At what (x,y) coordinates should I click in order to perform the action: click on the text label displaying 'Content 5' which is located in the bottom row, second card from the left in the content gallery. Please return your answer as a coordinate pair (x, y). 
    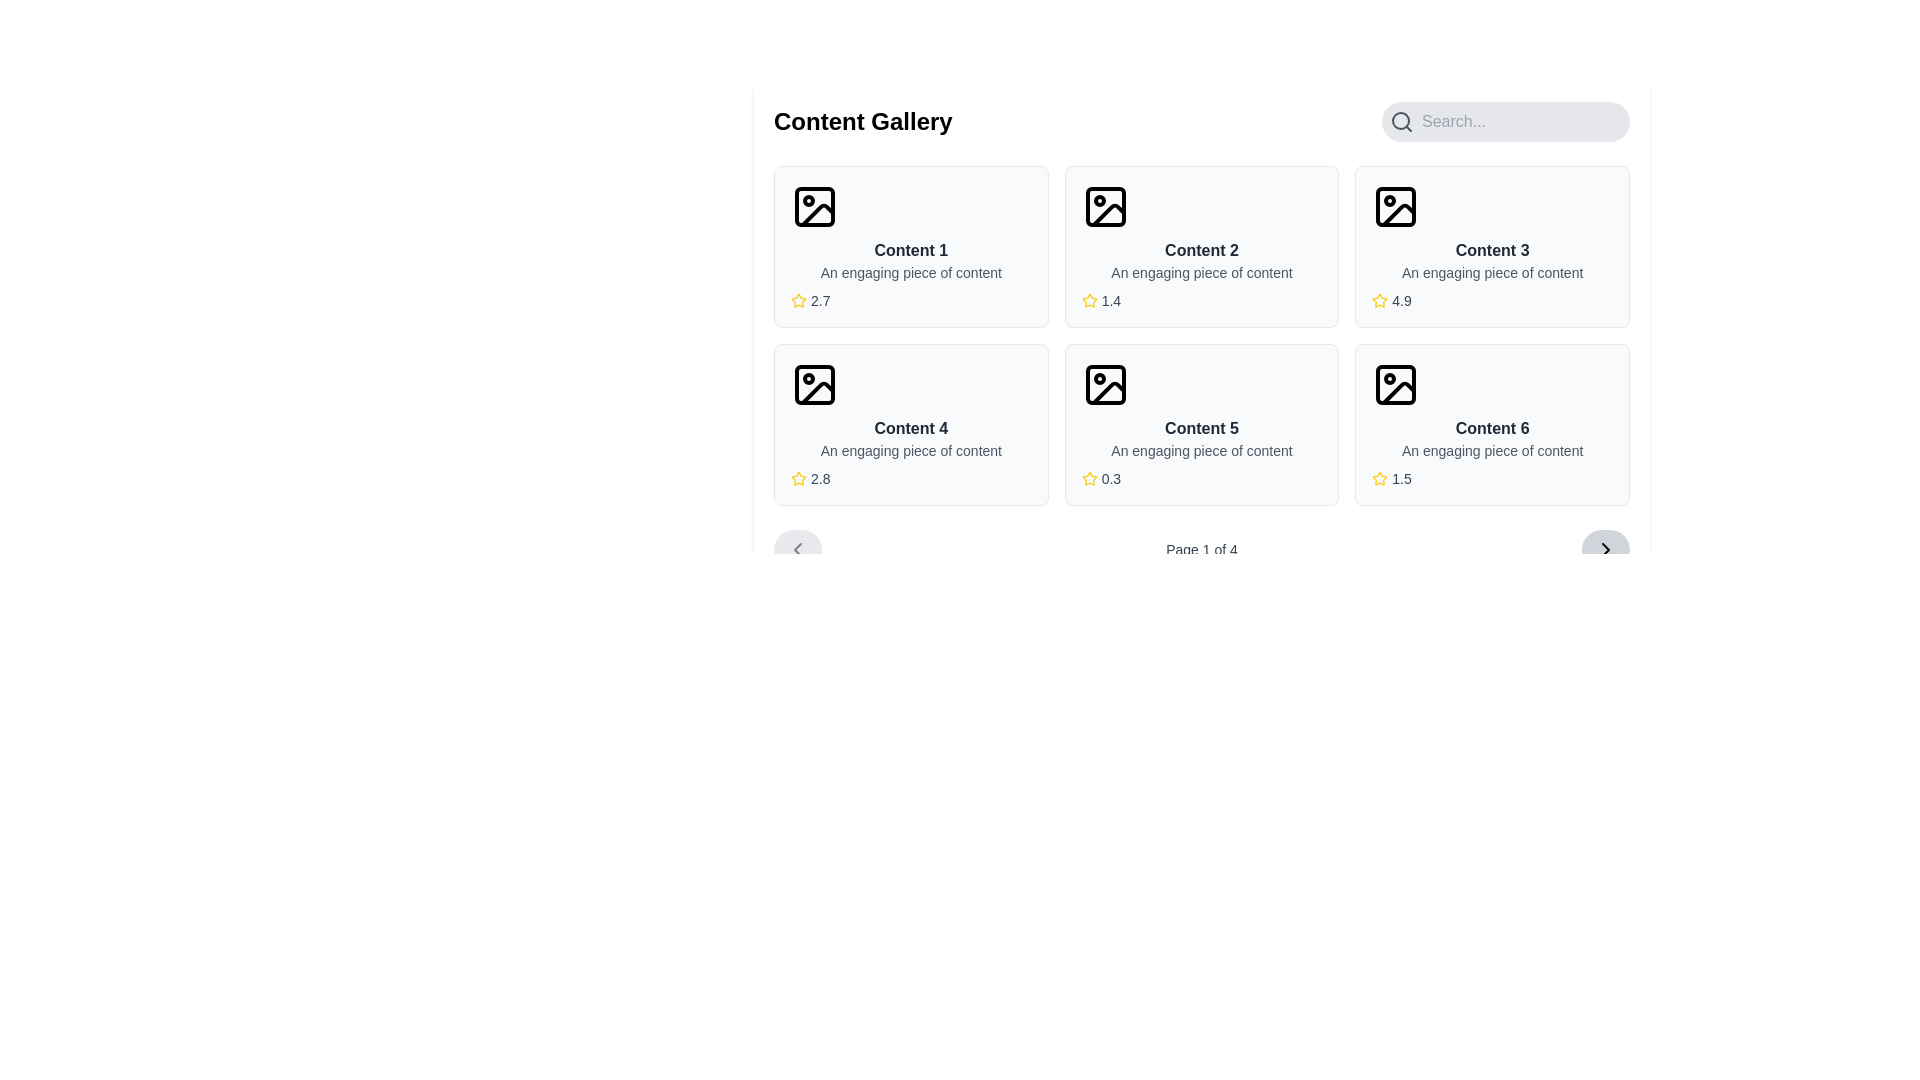
    Looking at the image, I should click on (1200, 427).